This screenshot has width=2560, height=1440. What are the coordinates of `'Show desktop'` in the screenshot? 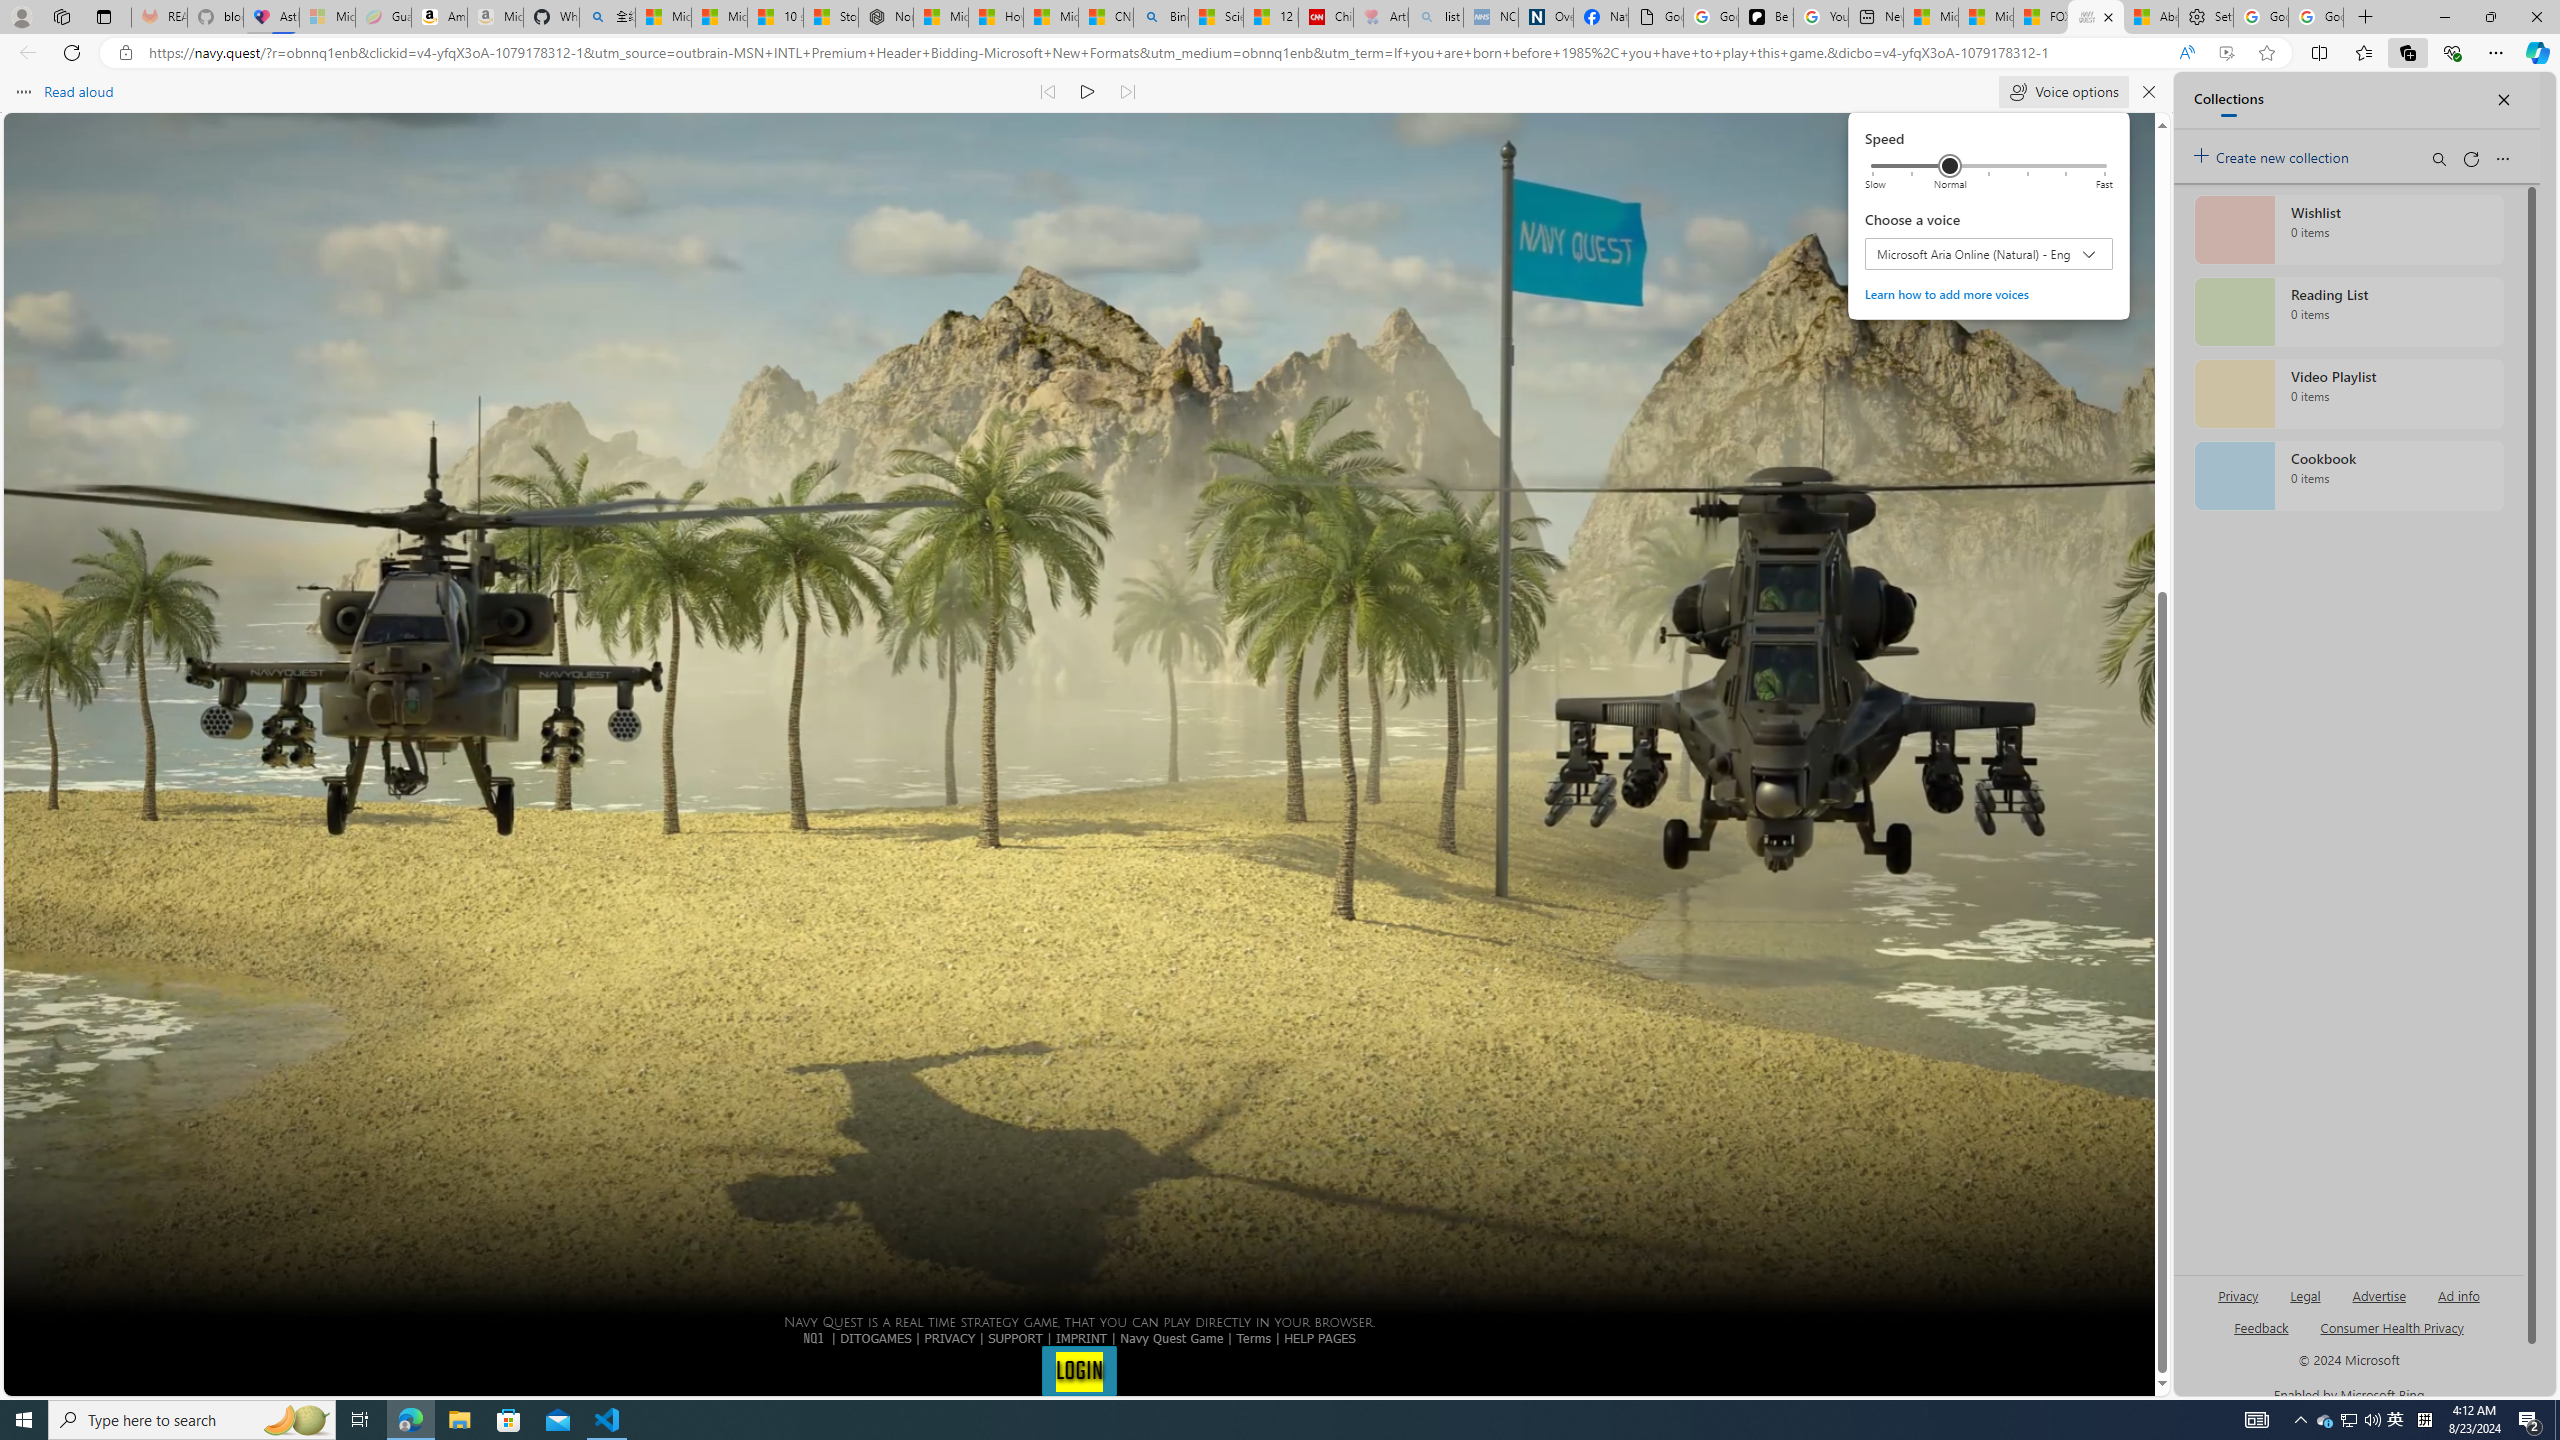 It's located at (2556, 1418).